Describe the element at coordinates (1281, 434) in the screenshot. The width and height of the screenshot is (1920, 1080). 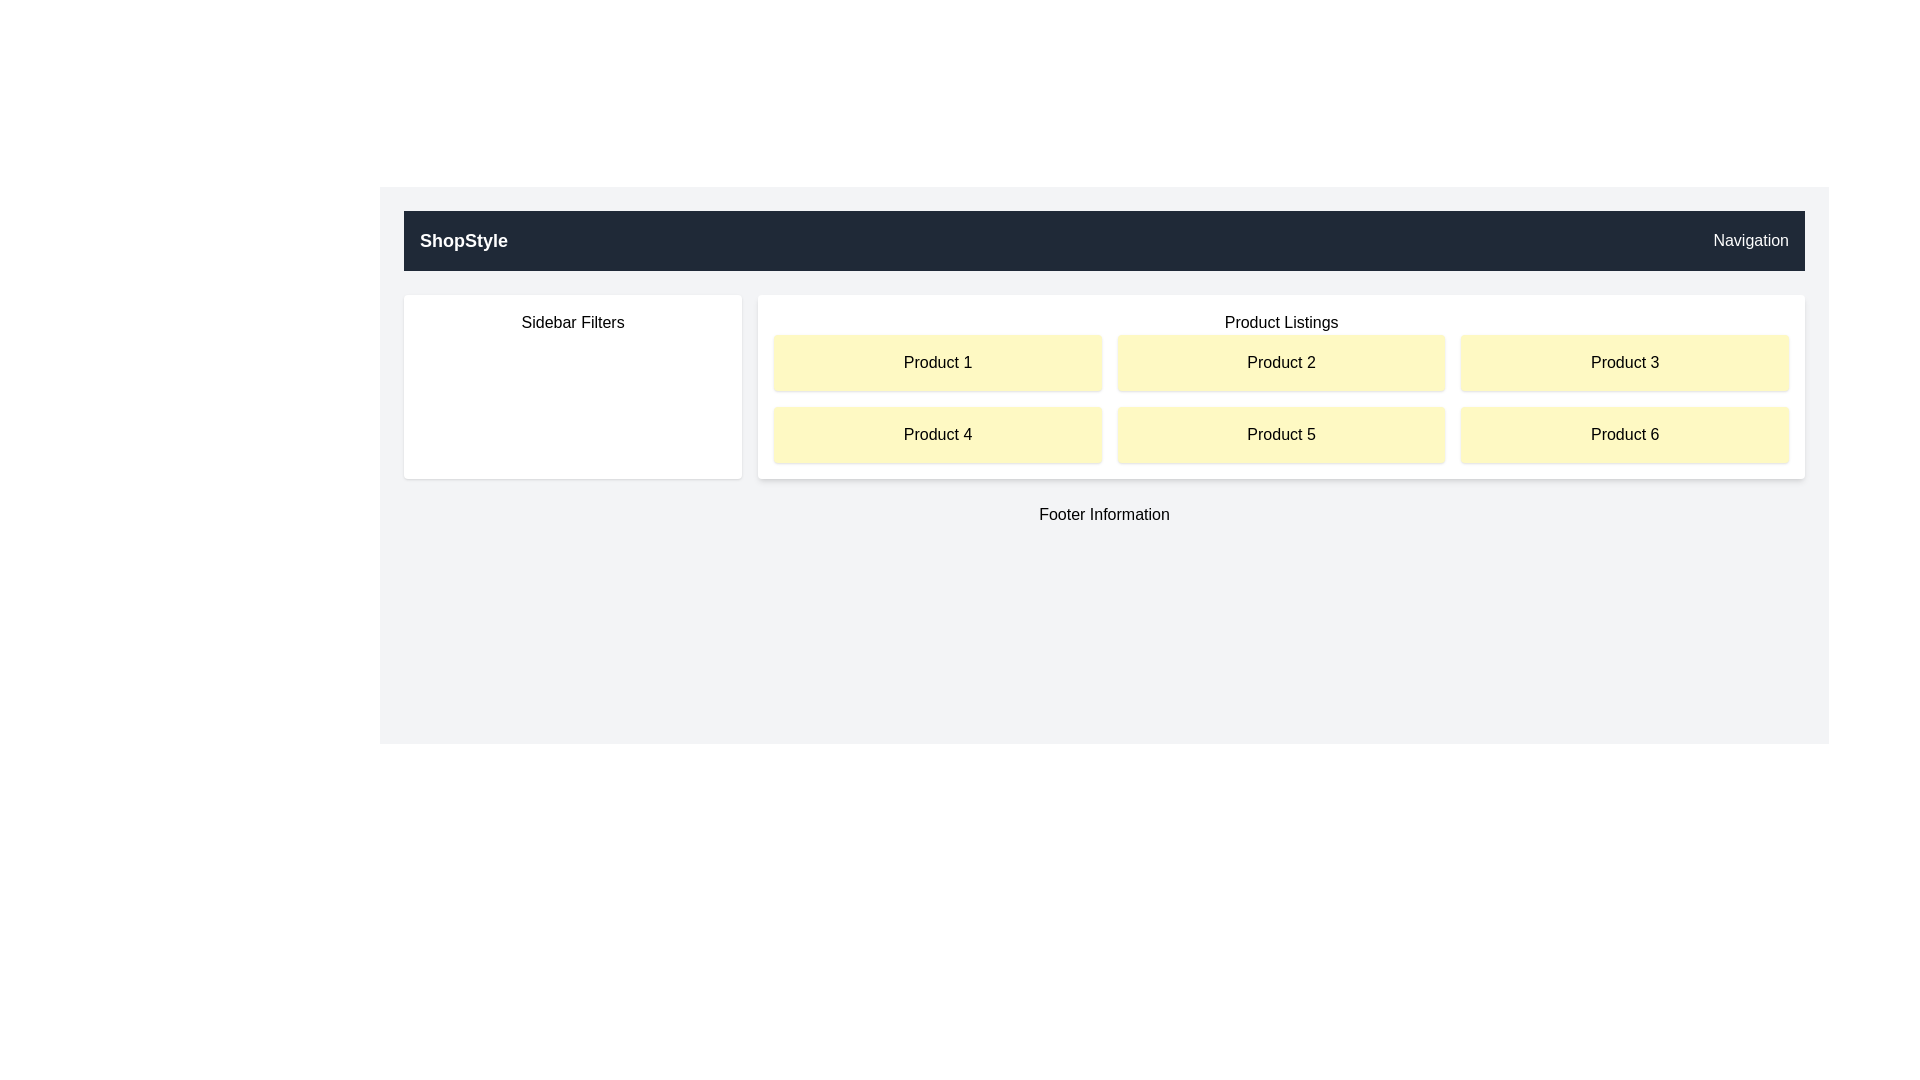
I see `the static display box representing 'Product 5', which is a rectangular box with rounded corners and a pale yellow background, containing the text 'Product 5' in bold black font` at that location.